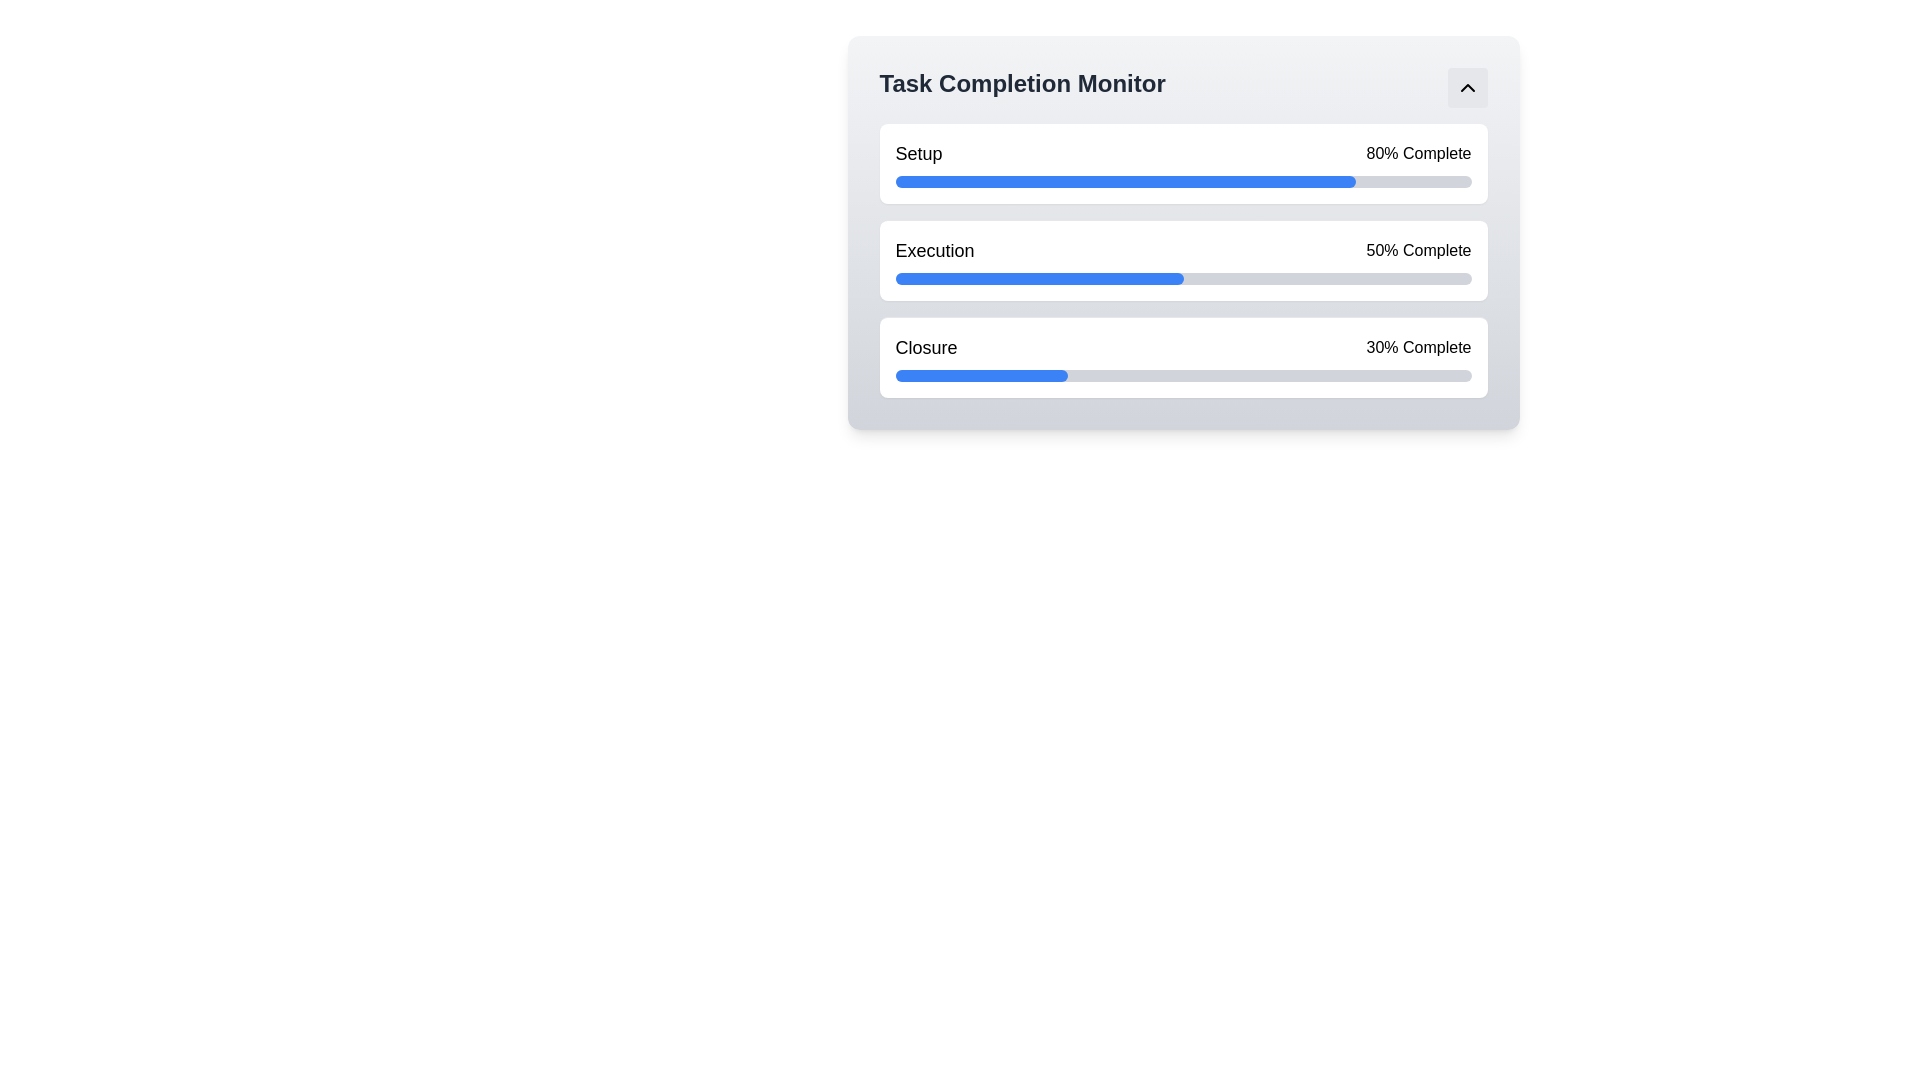 This screenshot has height=1080, width=1920. I want to click on the upward-facing chevron arrow icon located in the top-right corner of the 'Task Completion Monitor' card, so click(1467, 87).